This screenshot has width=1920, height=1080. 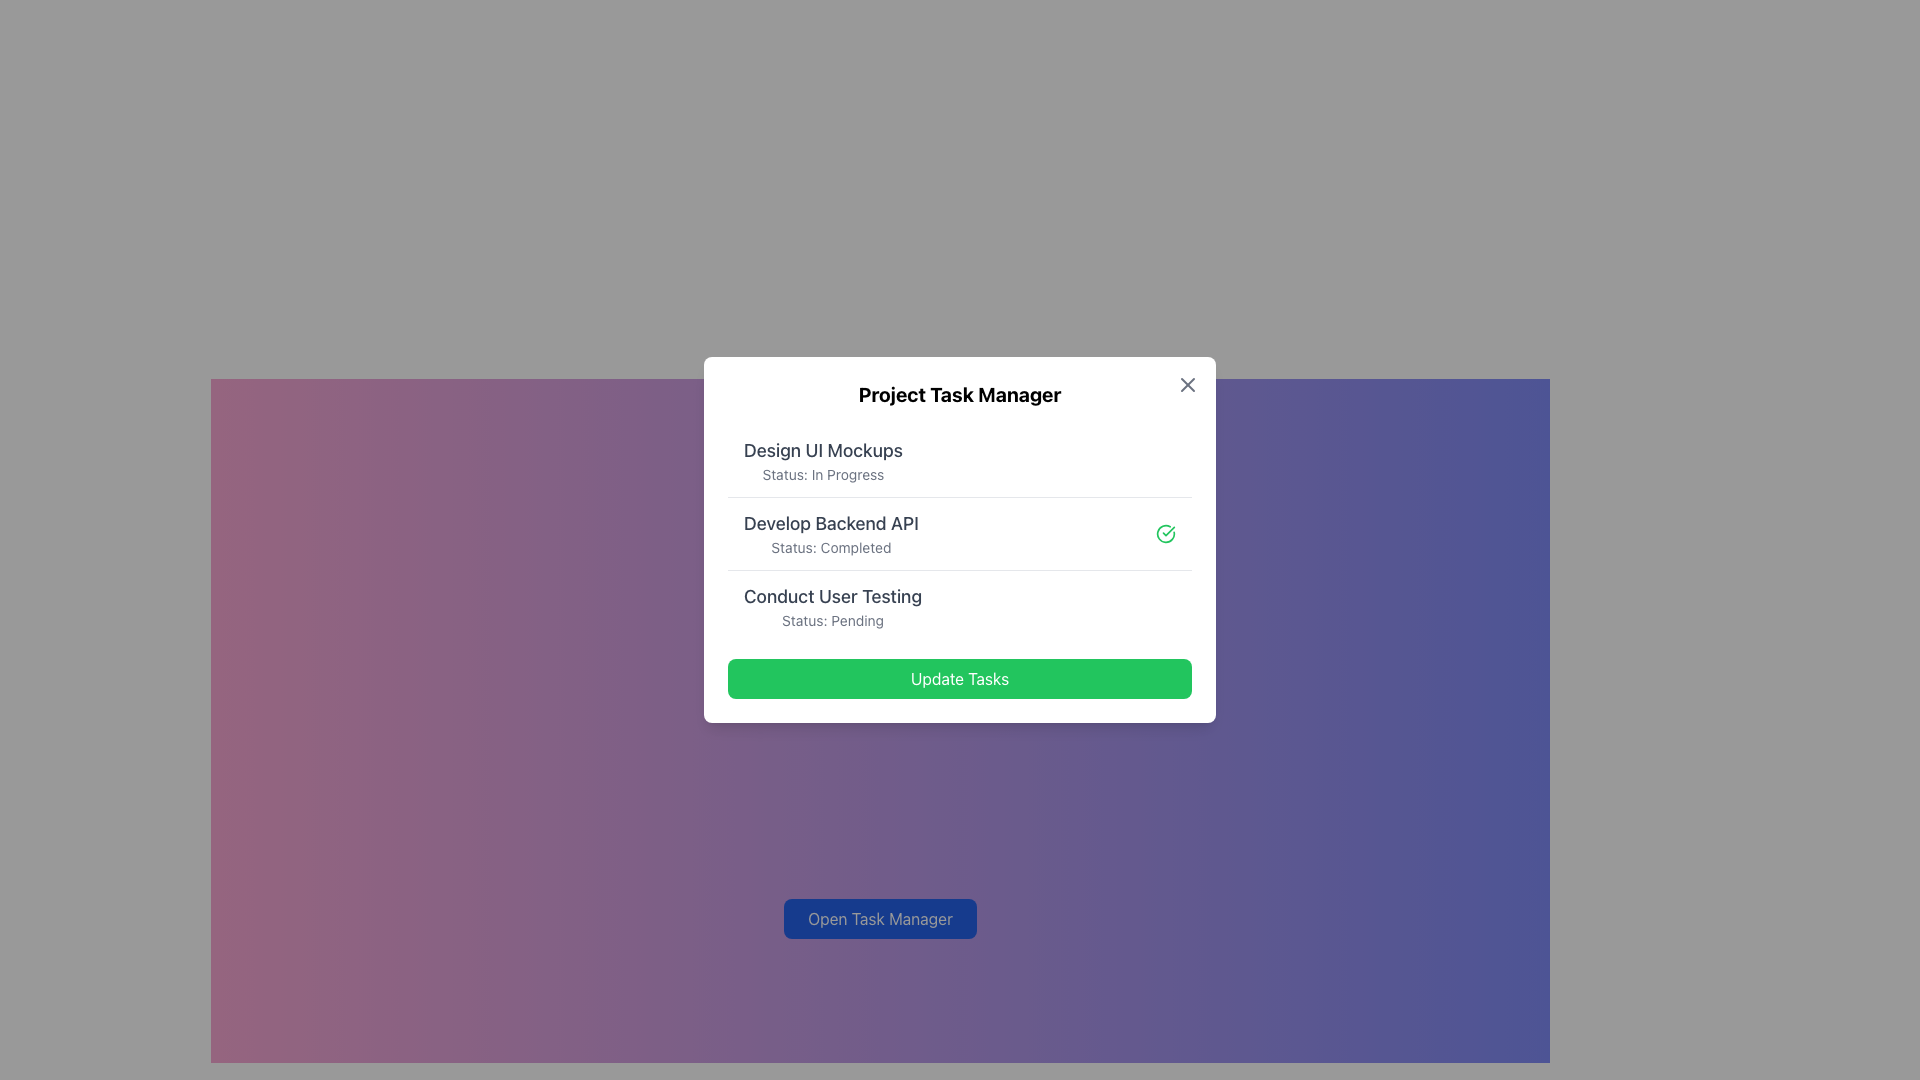 What do you see at coordinates (831, 532) in the screenshot?
I see `the static text element displaying 'Develop Backend API' with status 'Status: Completed', which is the second item in the task list` at bounding box center [831, 532].